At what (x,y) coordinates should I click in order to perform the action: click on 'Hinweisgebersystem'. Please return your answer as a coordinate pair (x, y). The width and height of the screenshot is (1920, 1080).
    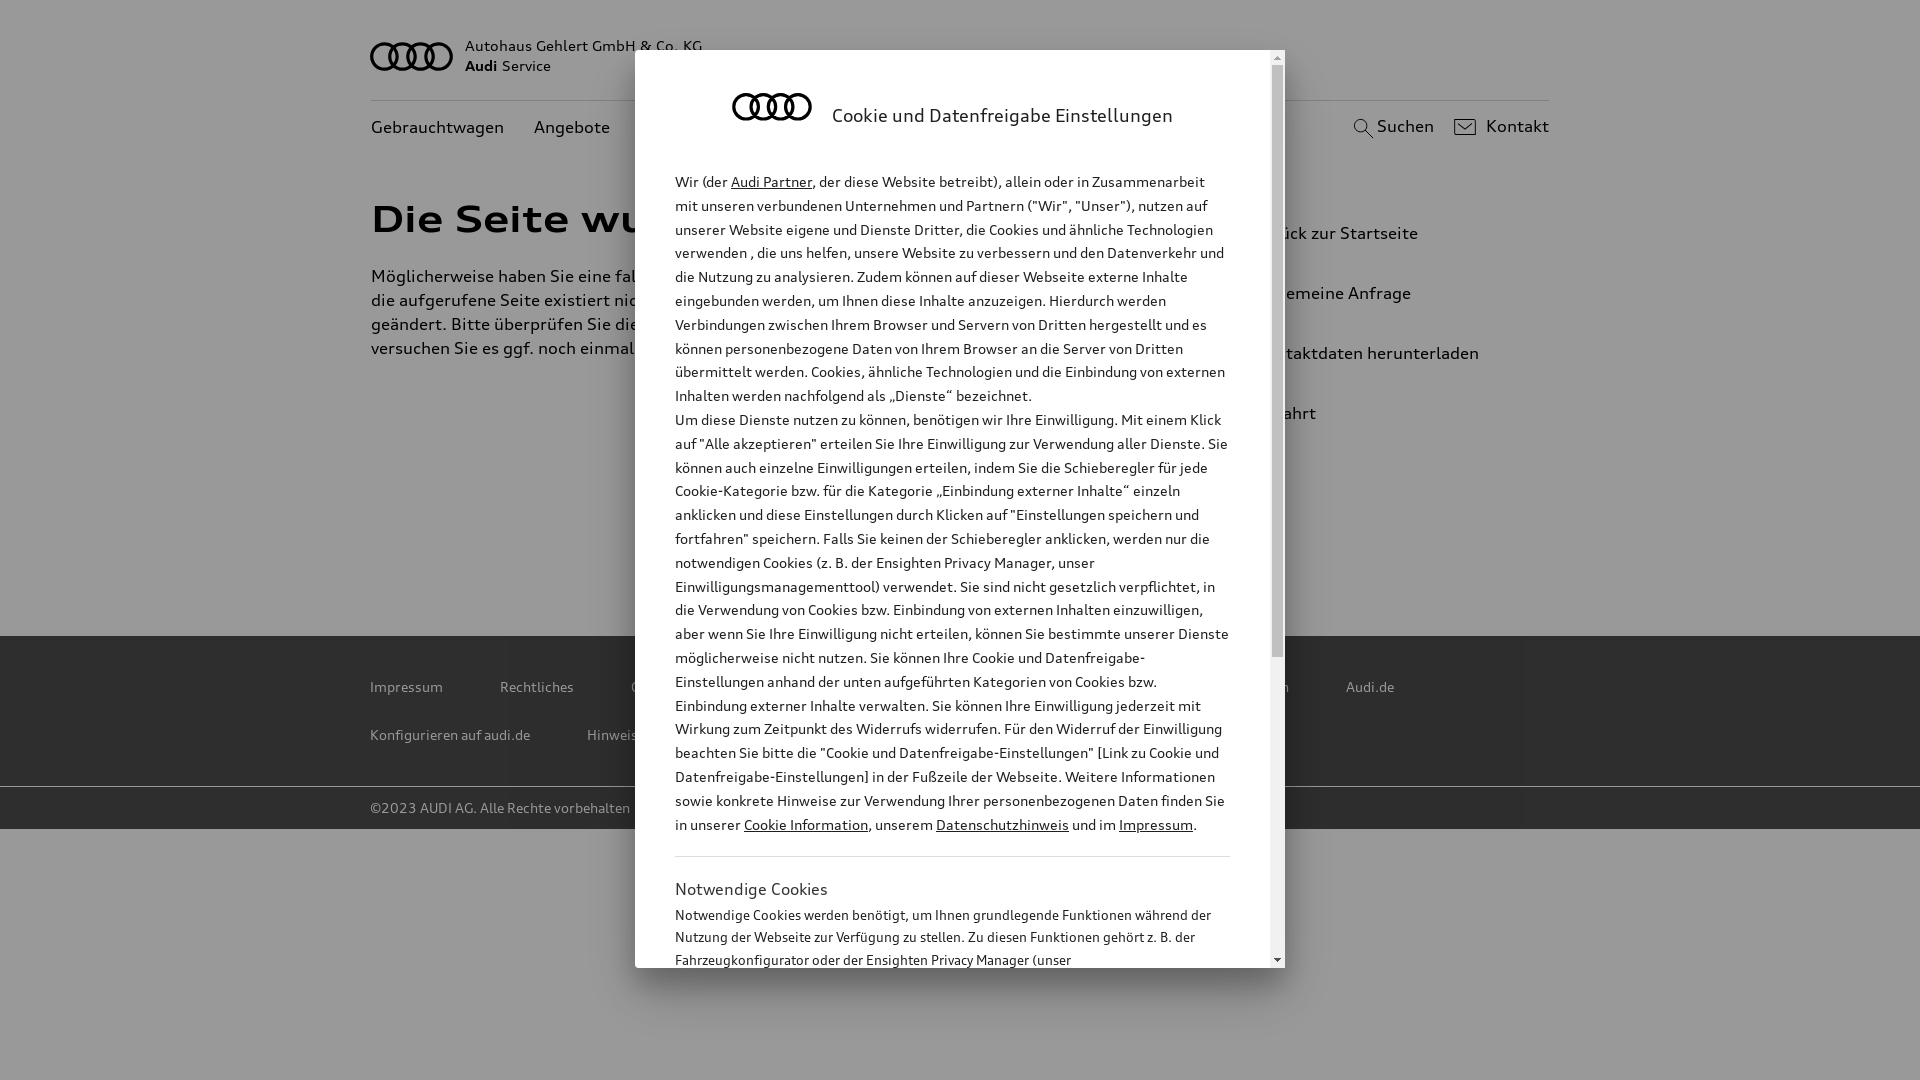
    Looking at the image, I should click on (653, 735).